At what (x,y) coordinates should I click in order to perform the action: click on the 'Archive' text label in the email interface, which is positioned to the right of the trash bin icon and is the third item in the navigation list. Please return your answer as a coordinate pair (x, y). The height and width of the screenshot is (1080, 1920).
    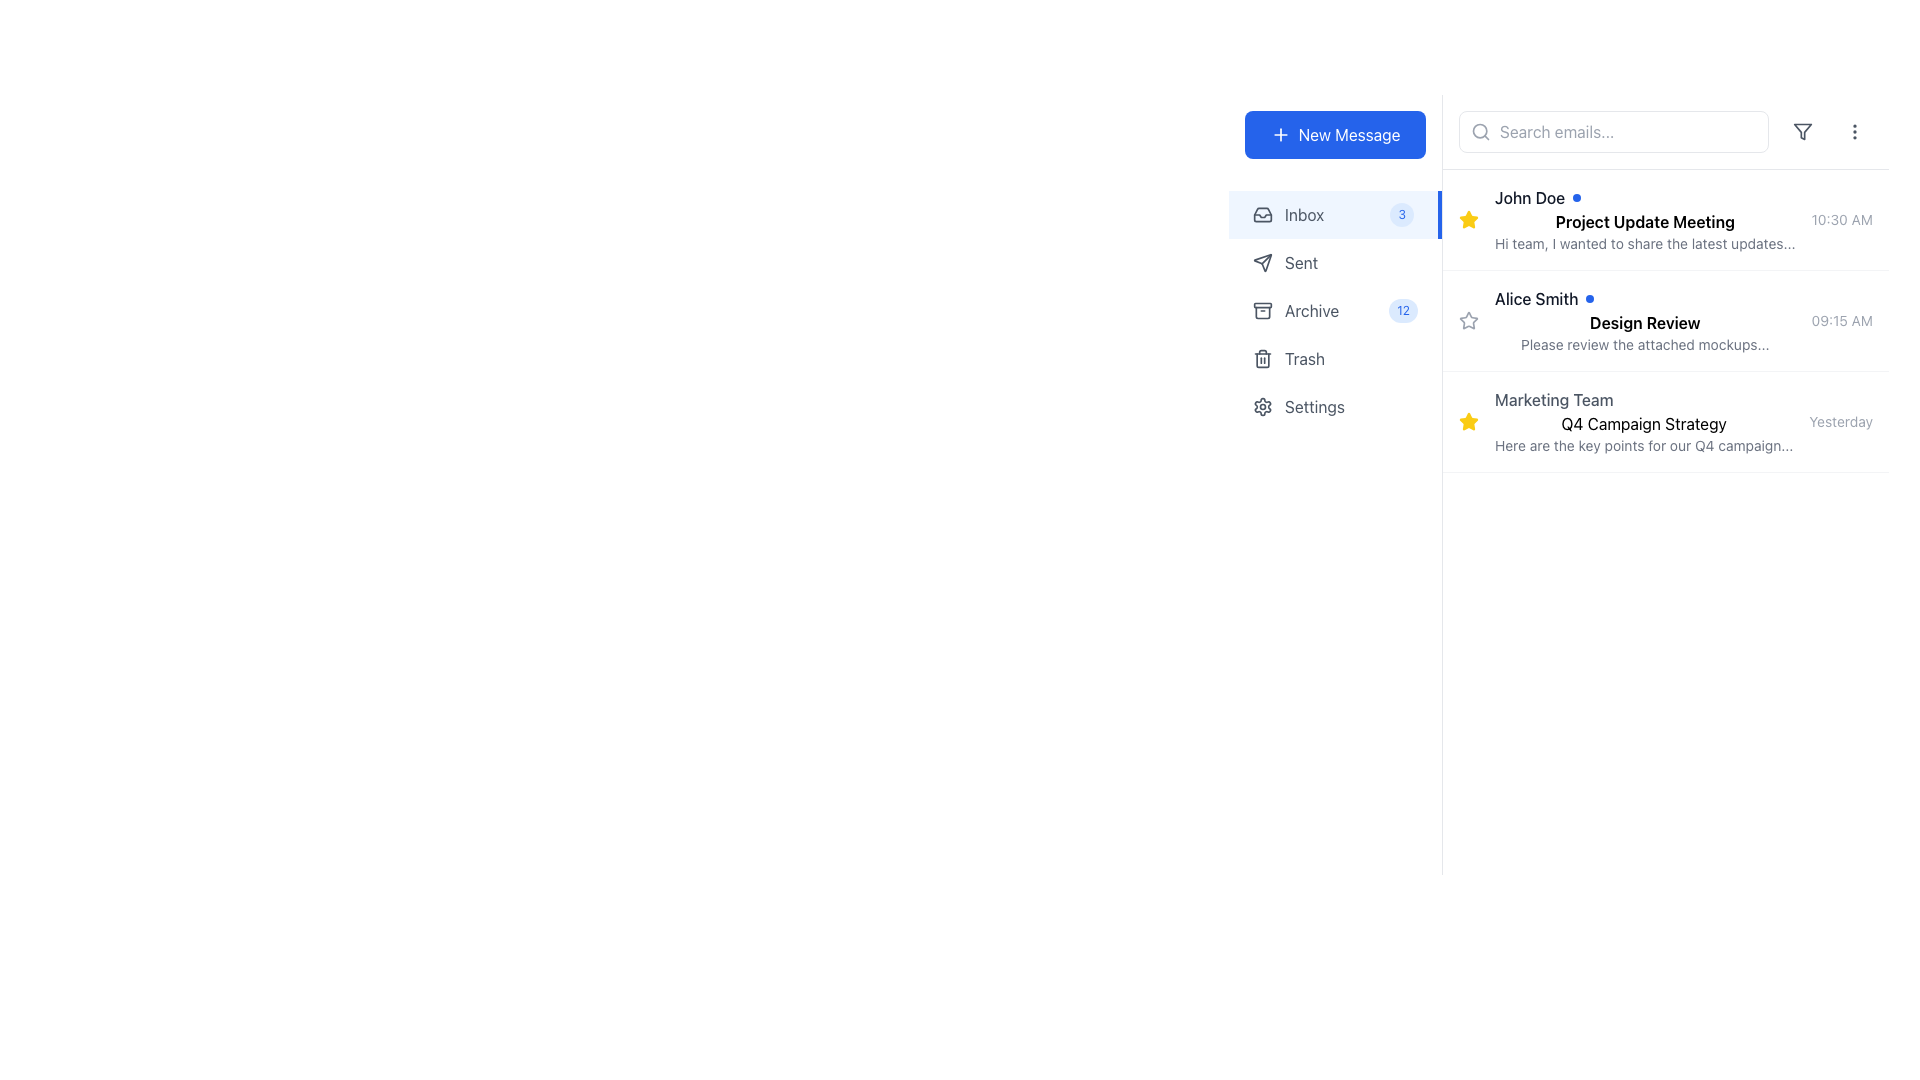
    Looking at the image, I should click on (1331, 311).